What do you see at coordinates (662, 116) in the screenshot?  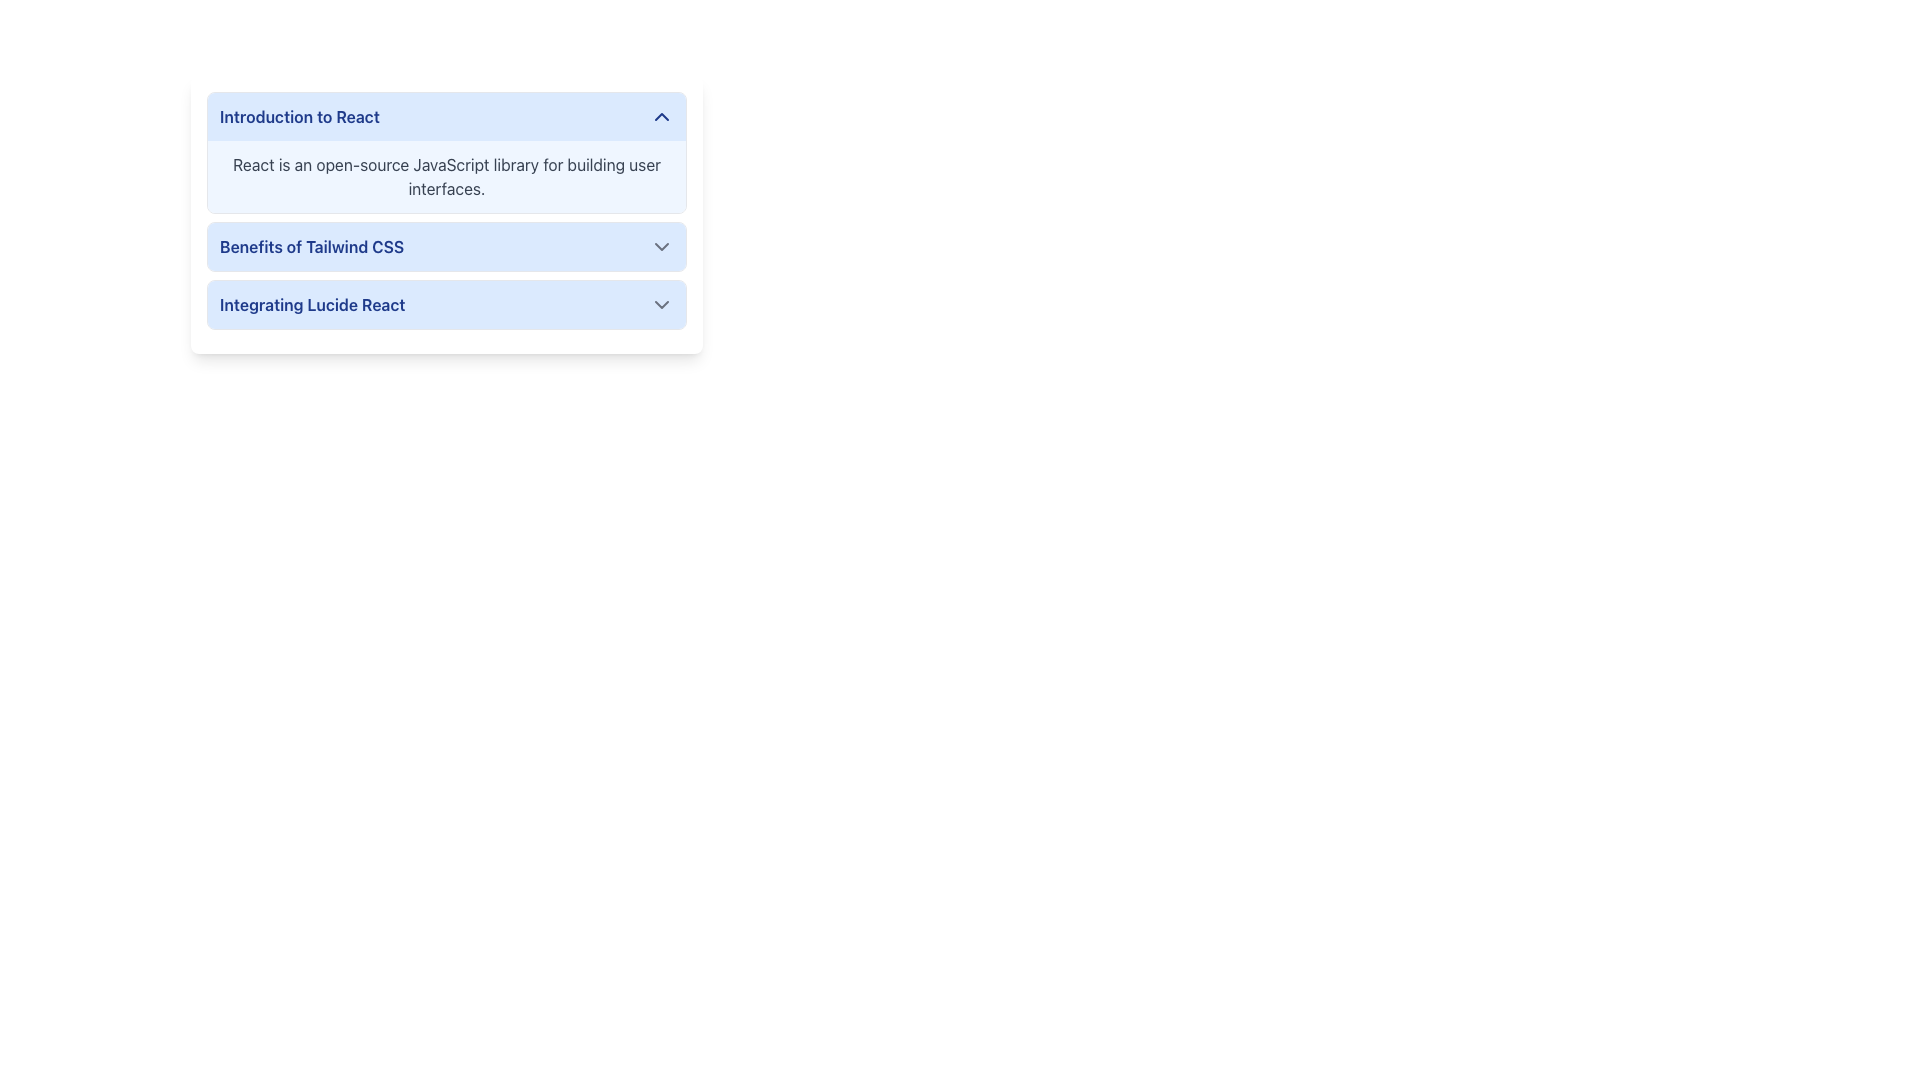 I see `the upward chevron-shaped icon button styled in blue, located on the right end of the 'Introduction to React' header` at bounding box center [662, 116].